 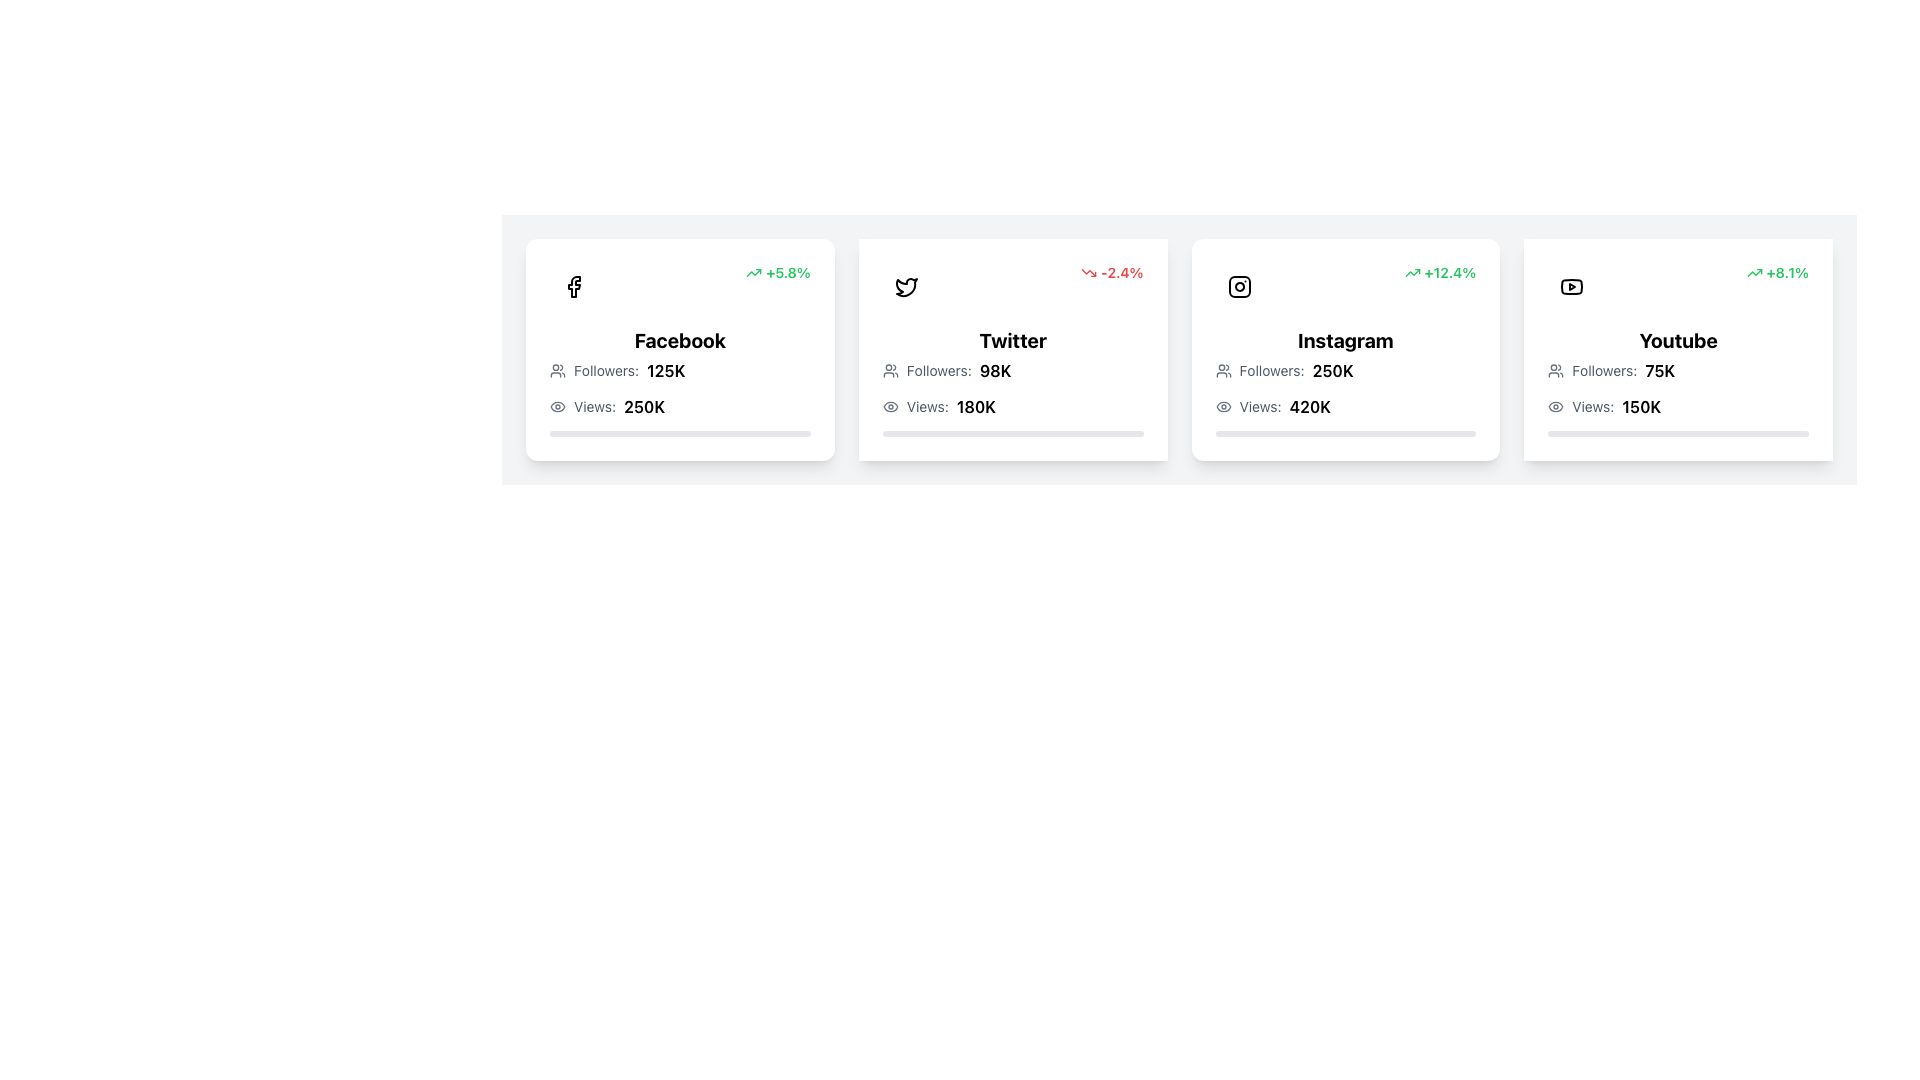 I want to click on the text label displaying '250K', which is in bold font and located on the lower left corner of the Facebook card, next to the 'Views:' label, so click(x=644, y=406).